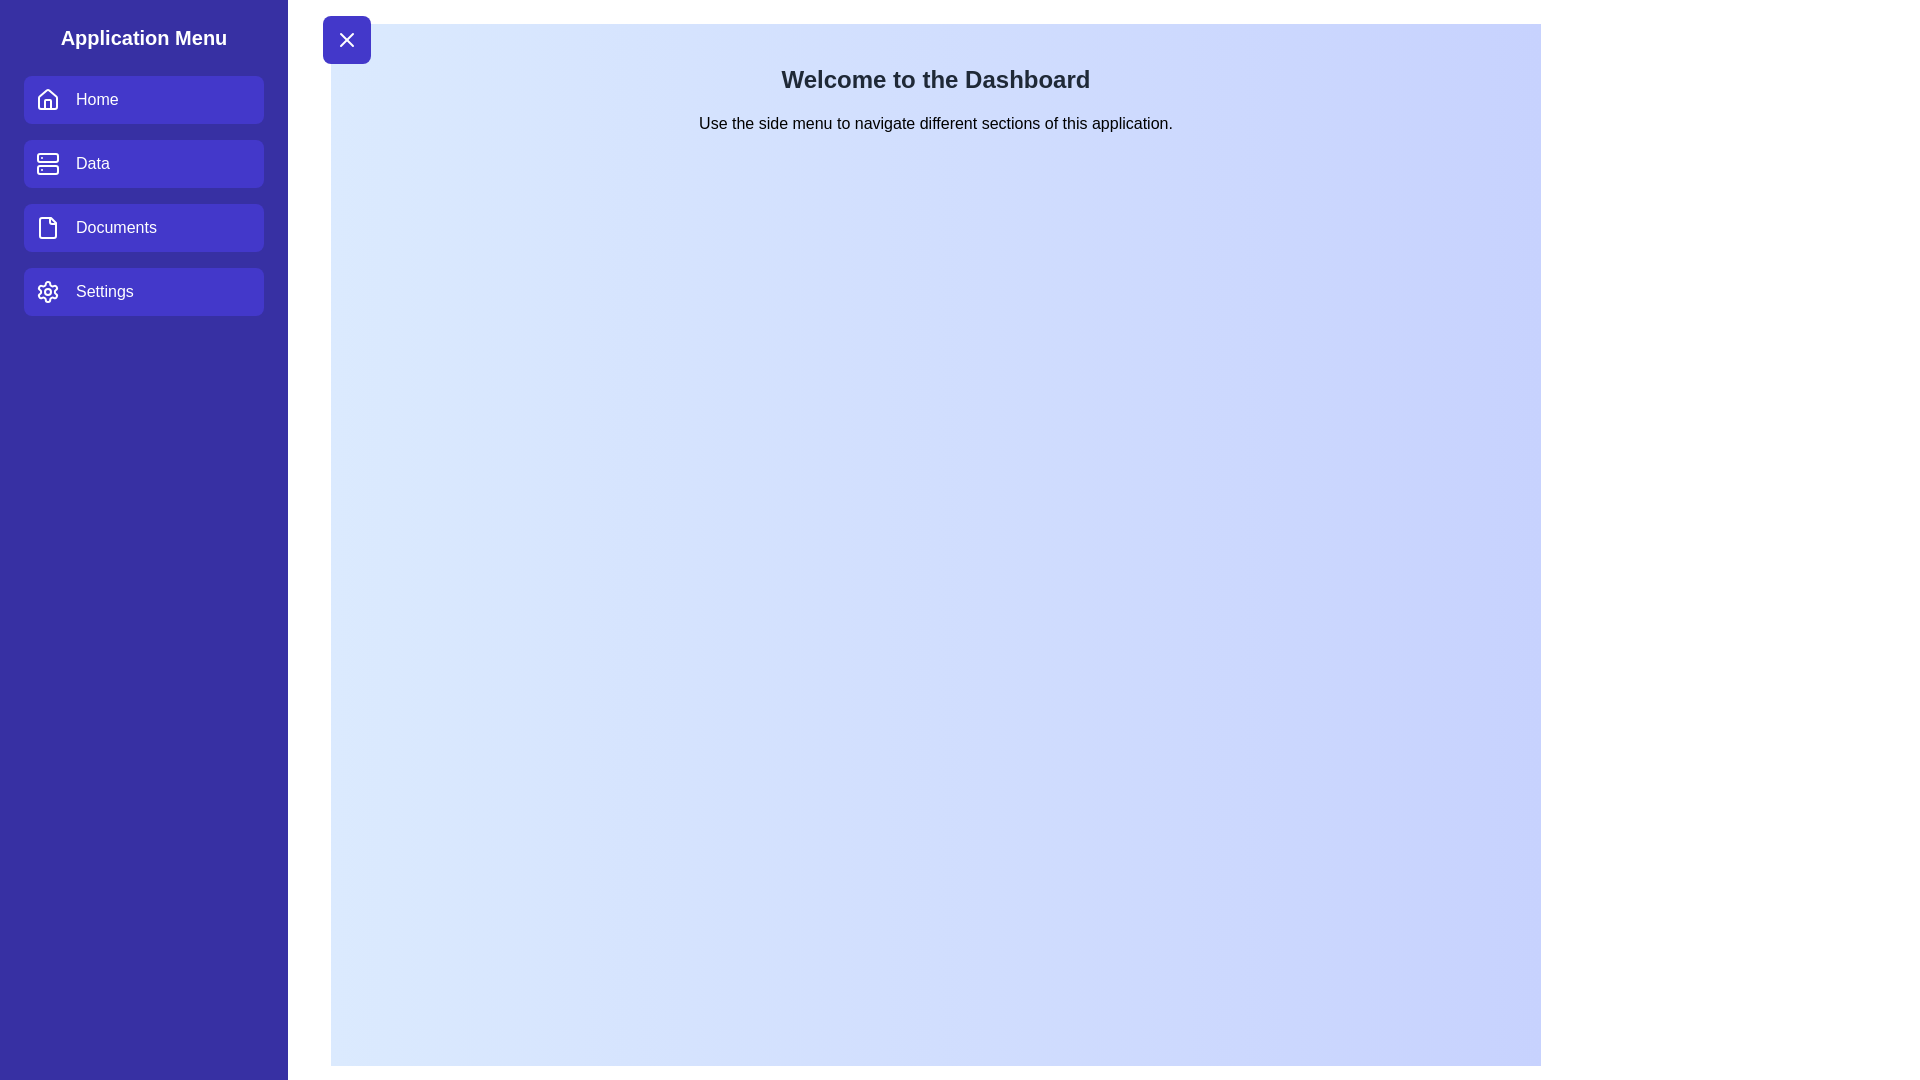 The width and height of the screenshot is (1920, 1080). I want to click on toggle button at the top-left corner to toggle the drawer's state, so click(346, 39).